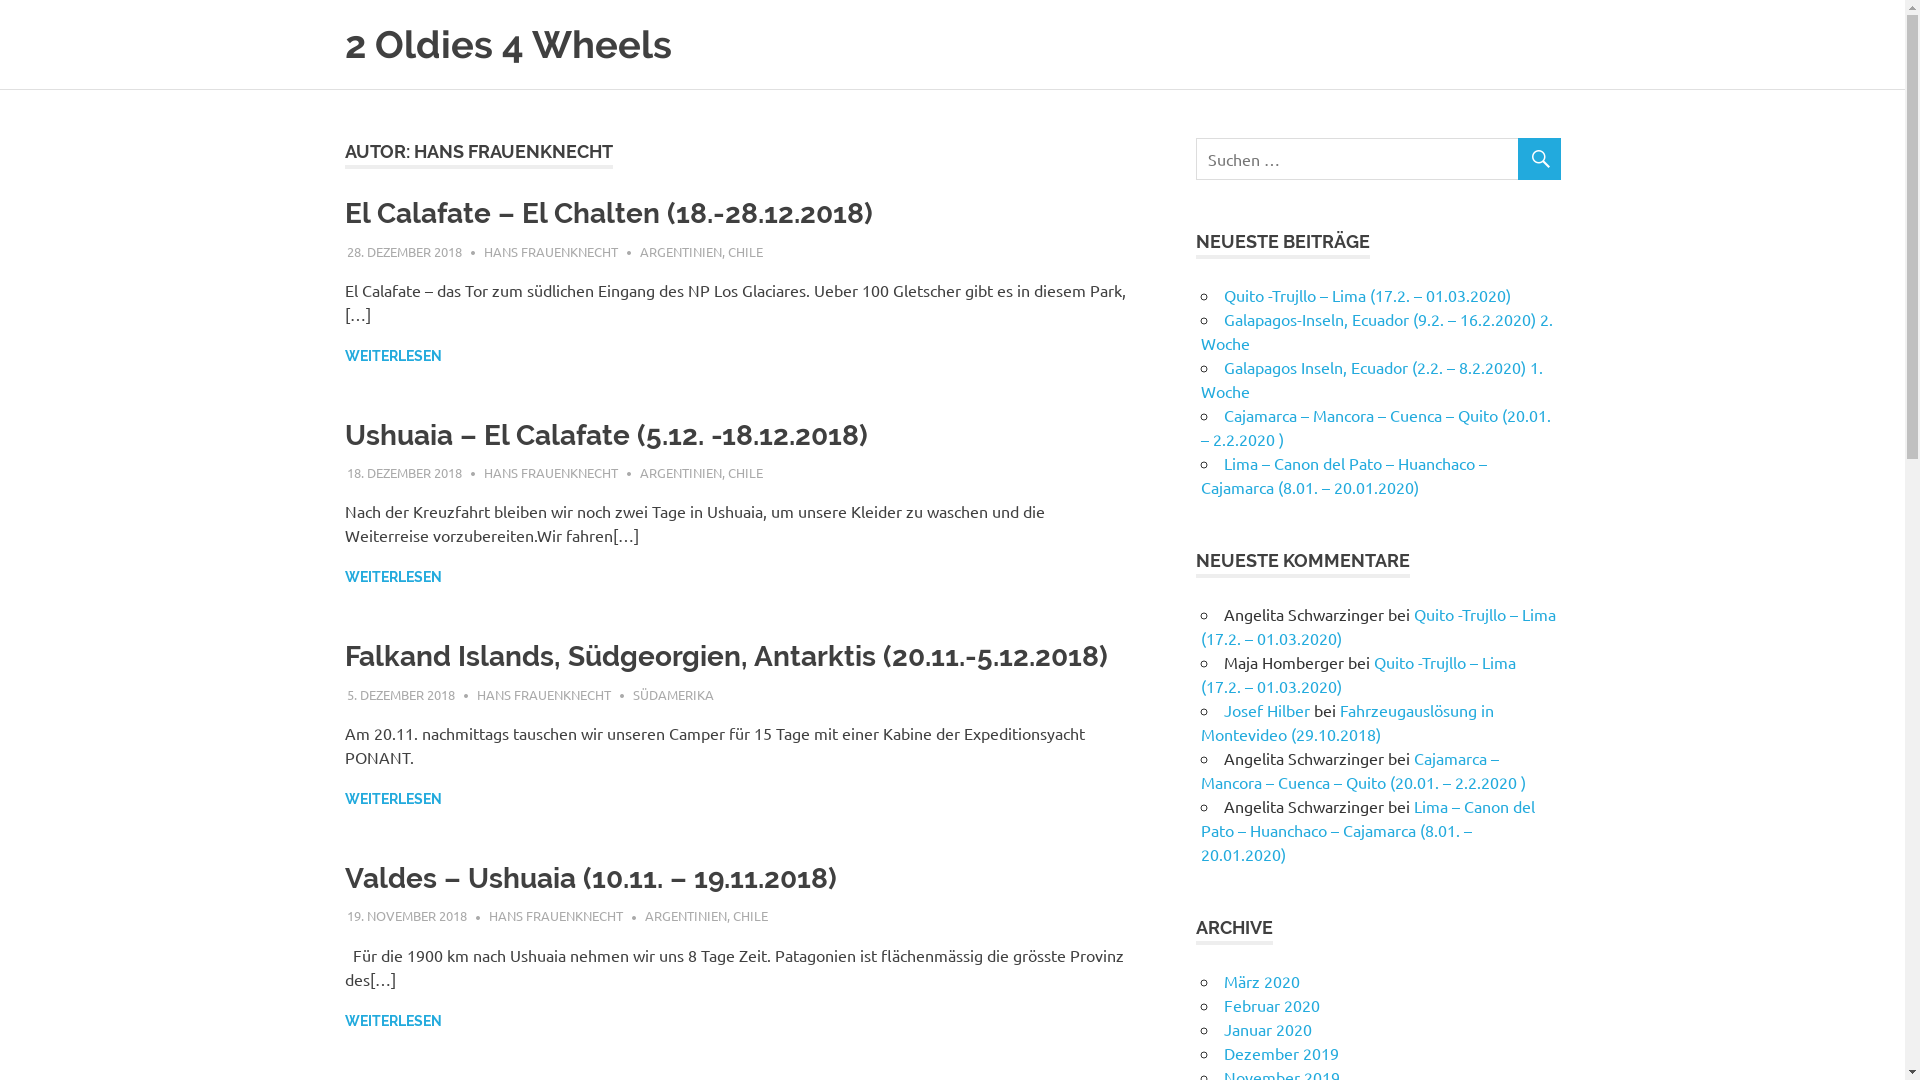 The height and width of the screenshot is (1080, 1920). Describe the element at coordinates (507, 44) in the screenshot. I see `'2 Oldies 4 Wheels'` at that location.